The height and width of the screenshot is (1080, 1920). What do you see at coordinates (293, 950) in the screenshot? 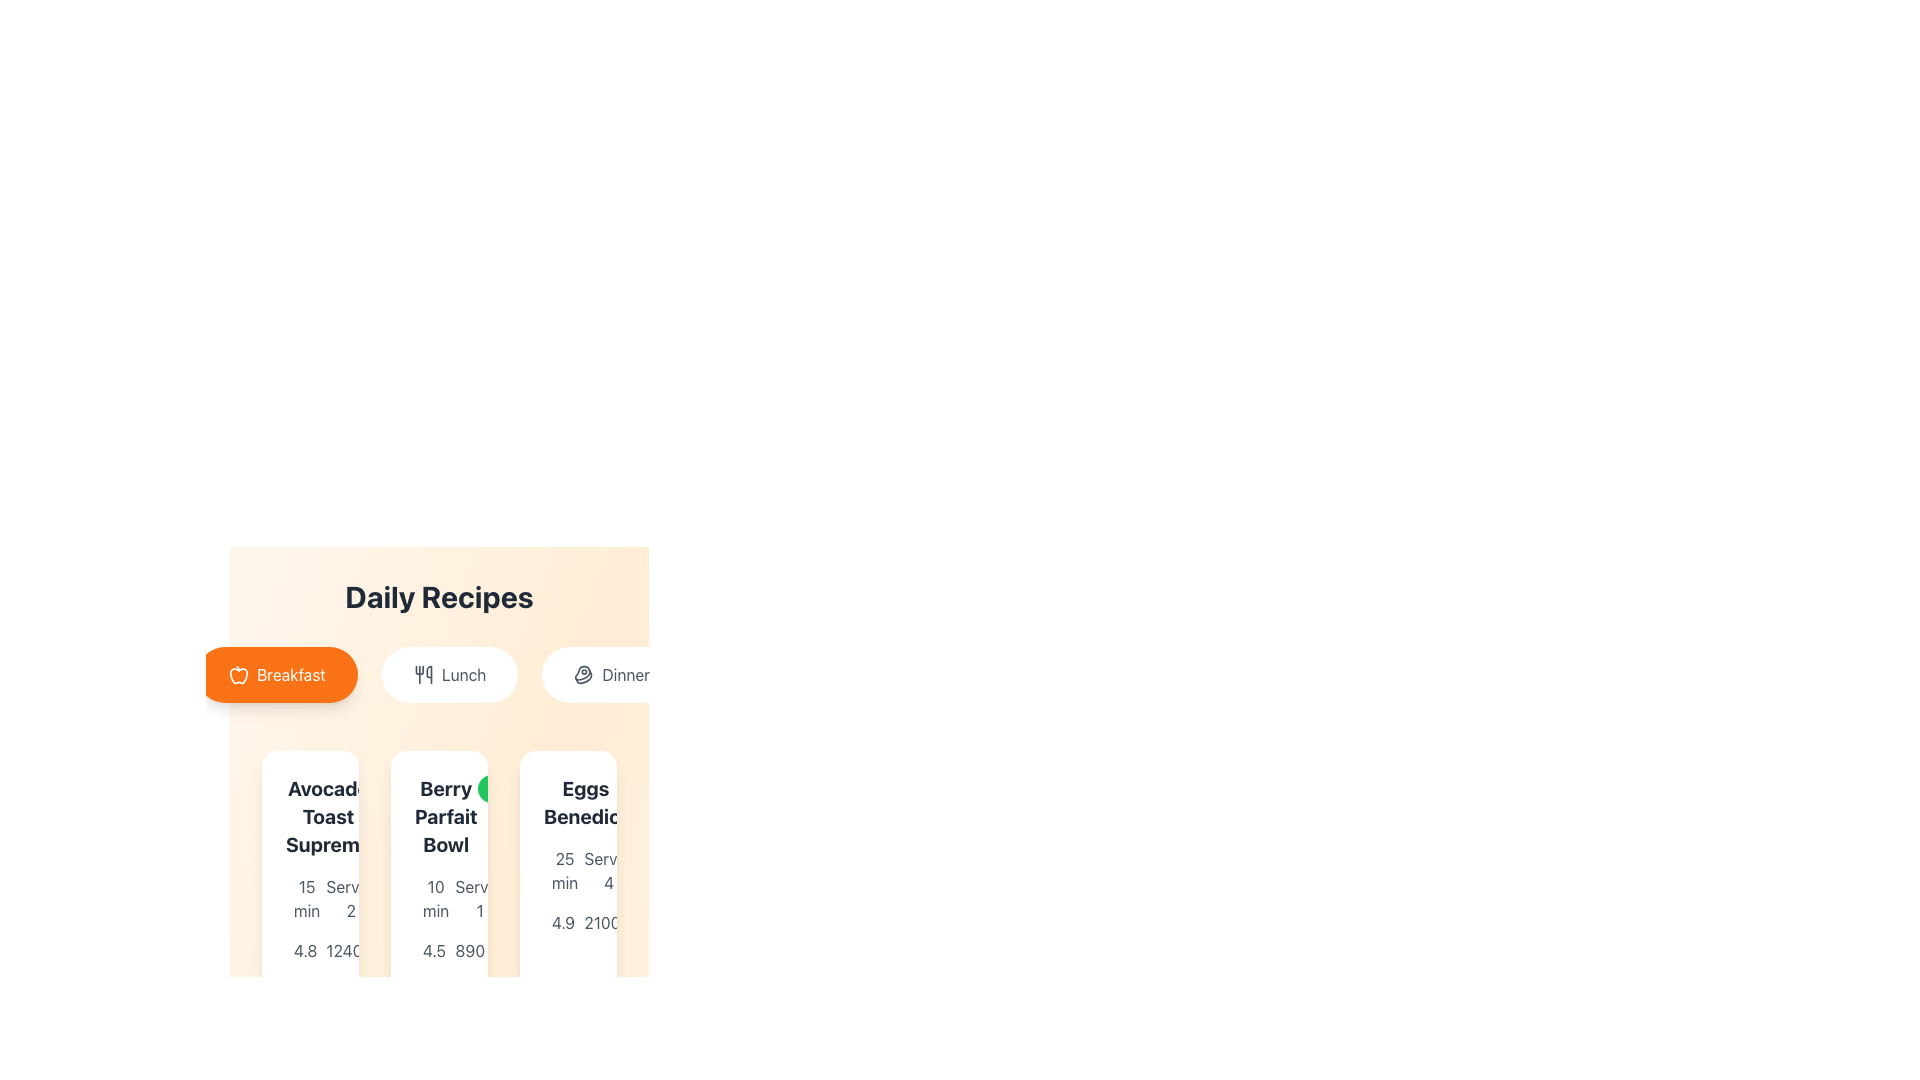
I see `the rating text with icon indicating a score of 4.8, located beneath the 'Avocado Toast Supreme' section in the first column of the grid layout` at bounding box center [293, 950].